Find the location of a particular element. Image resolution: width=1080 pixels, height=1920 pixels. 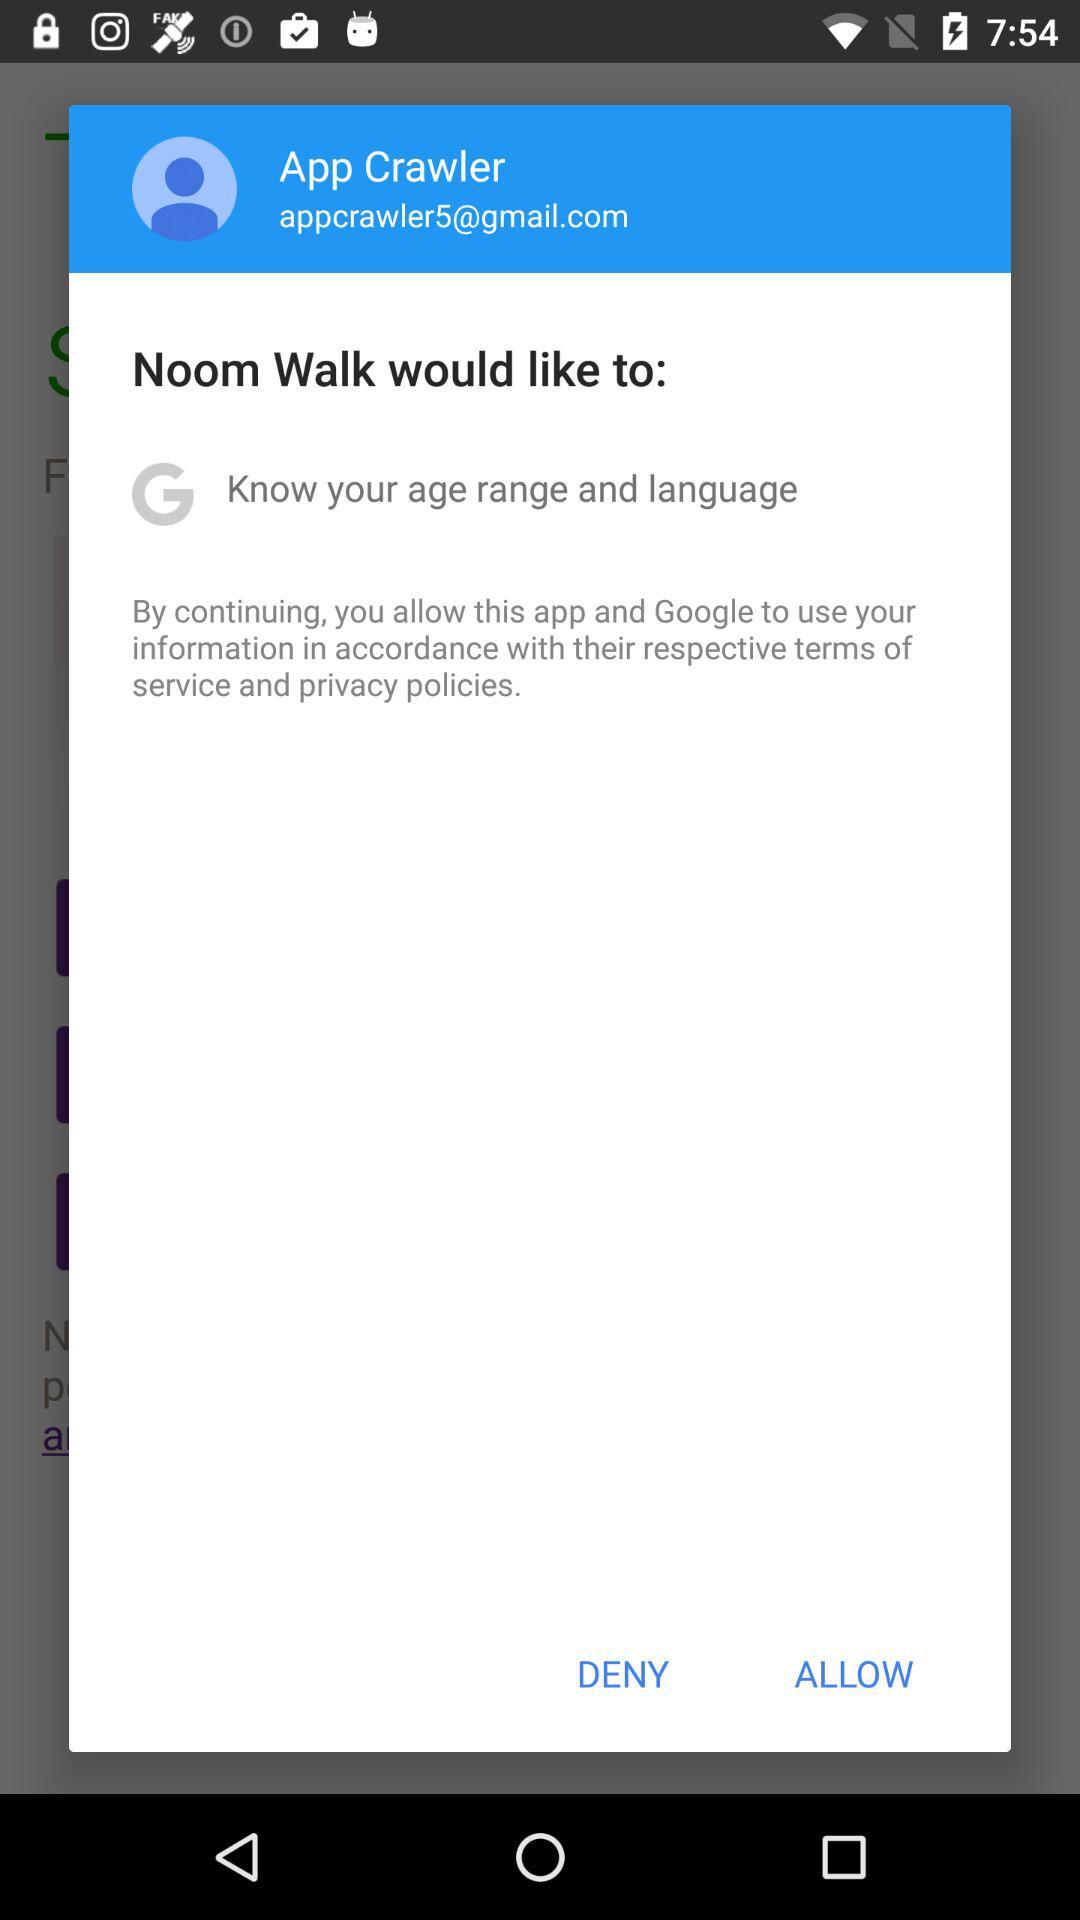

icon above appcrawler5@gmail.com is located at coordinates (392, 164).